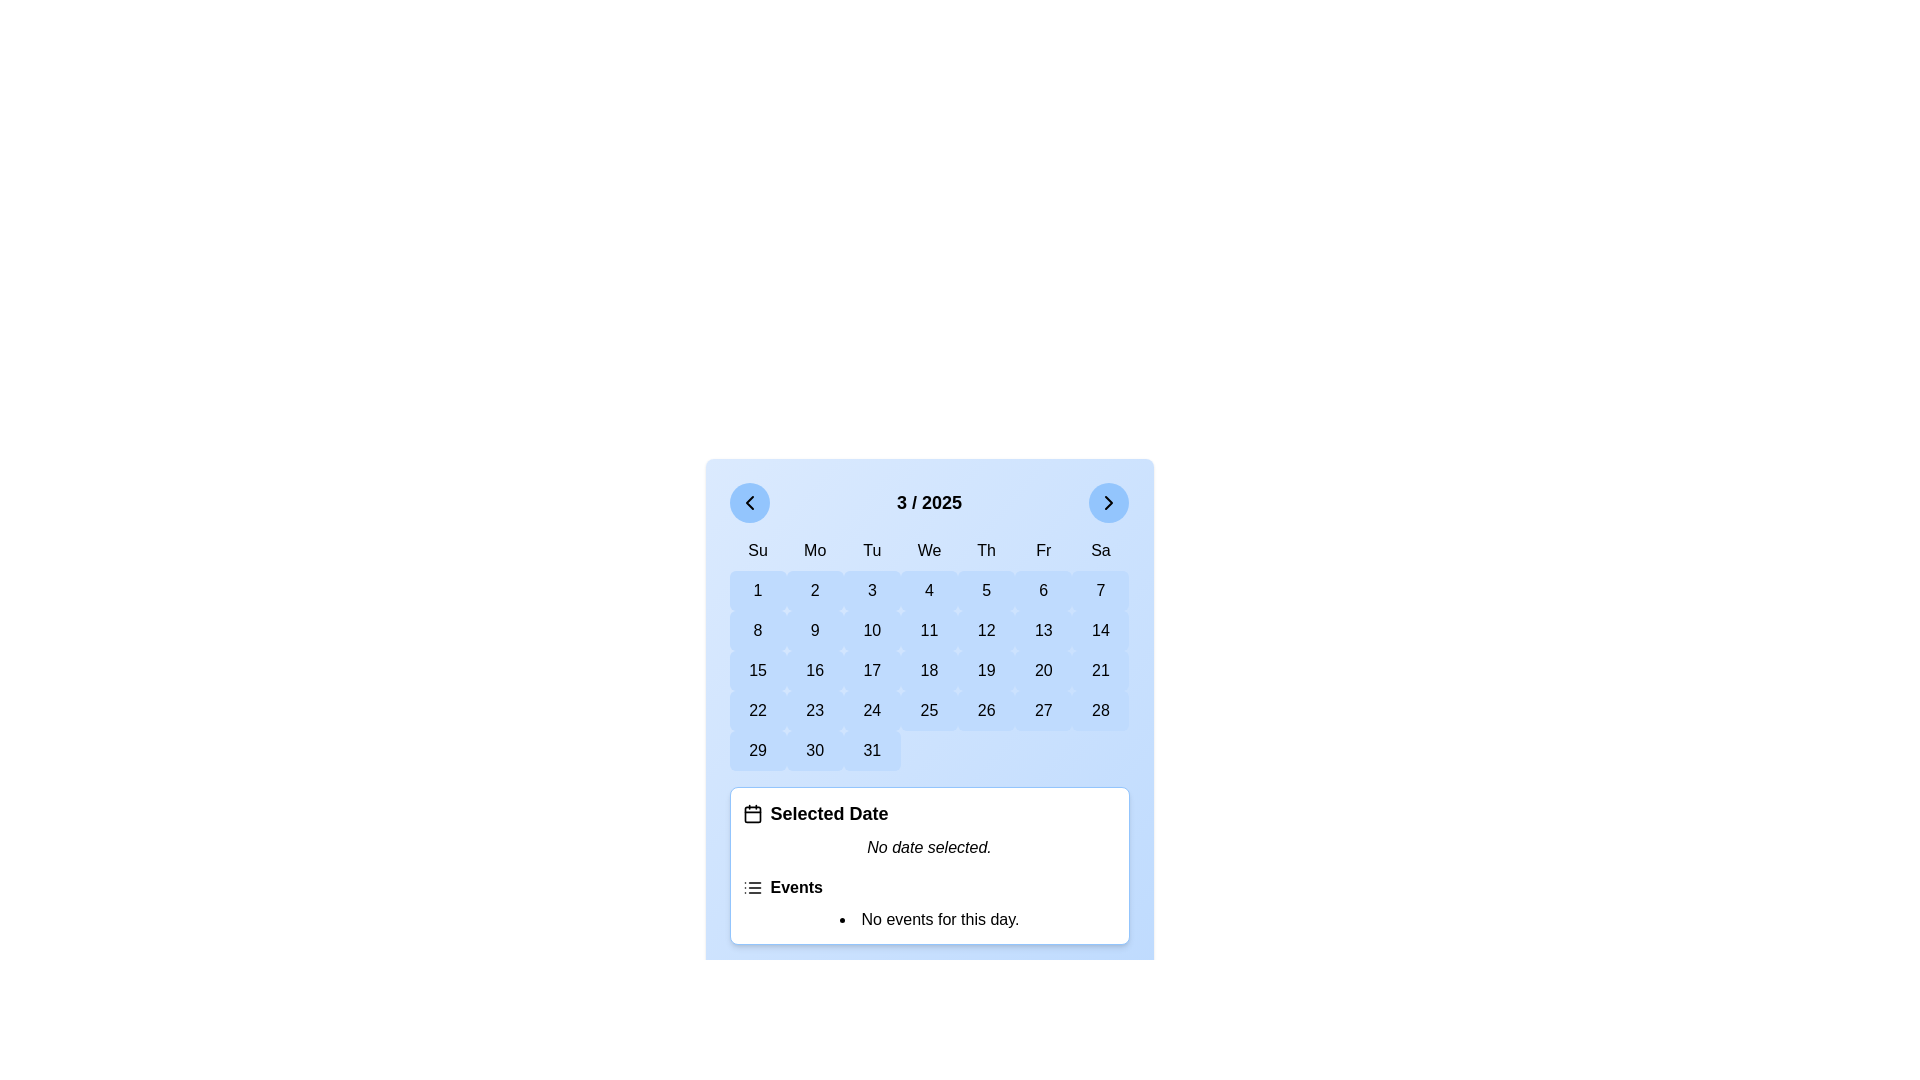 The height and width of the screenshot is (1080, 1920). What do you see at coordinates (757, 709) in the screenshot?
I see `the button labeled '22' in the calendar interface for navigation by moving the cursor to its center position` at bounding box center [757, 709].